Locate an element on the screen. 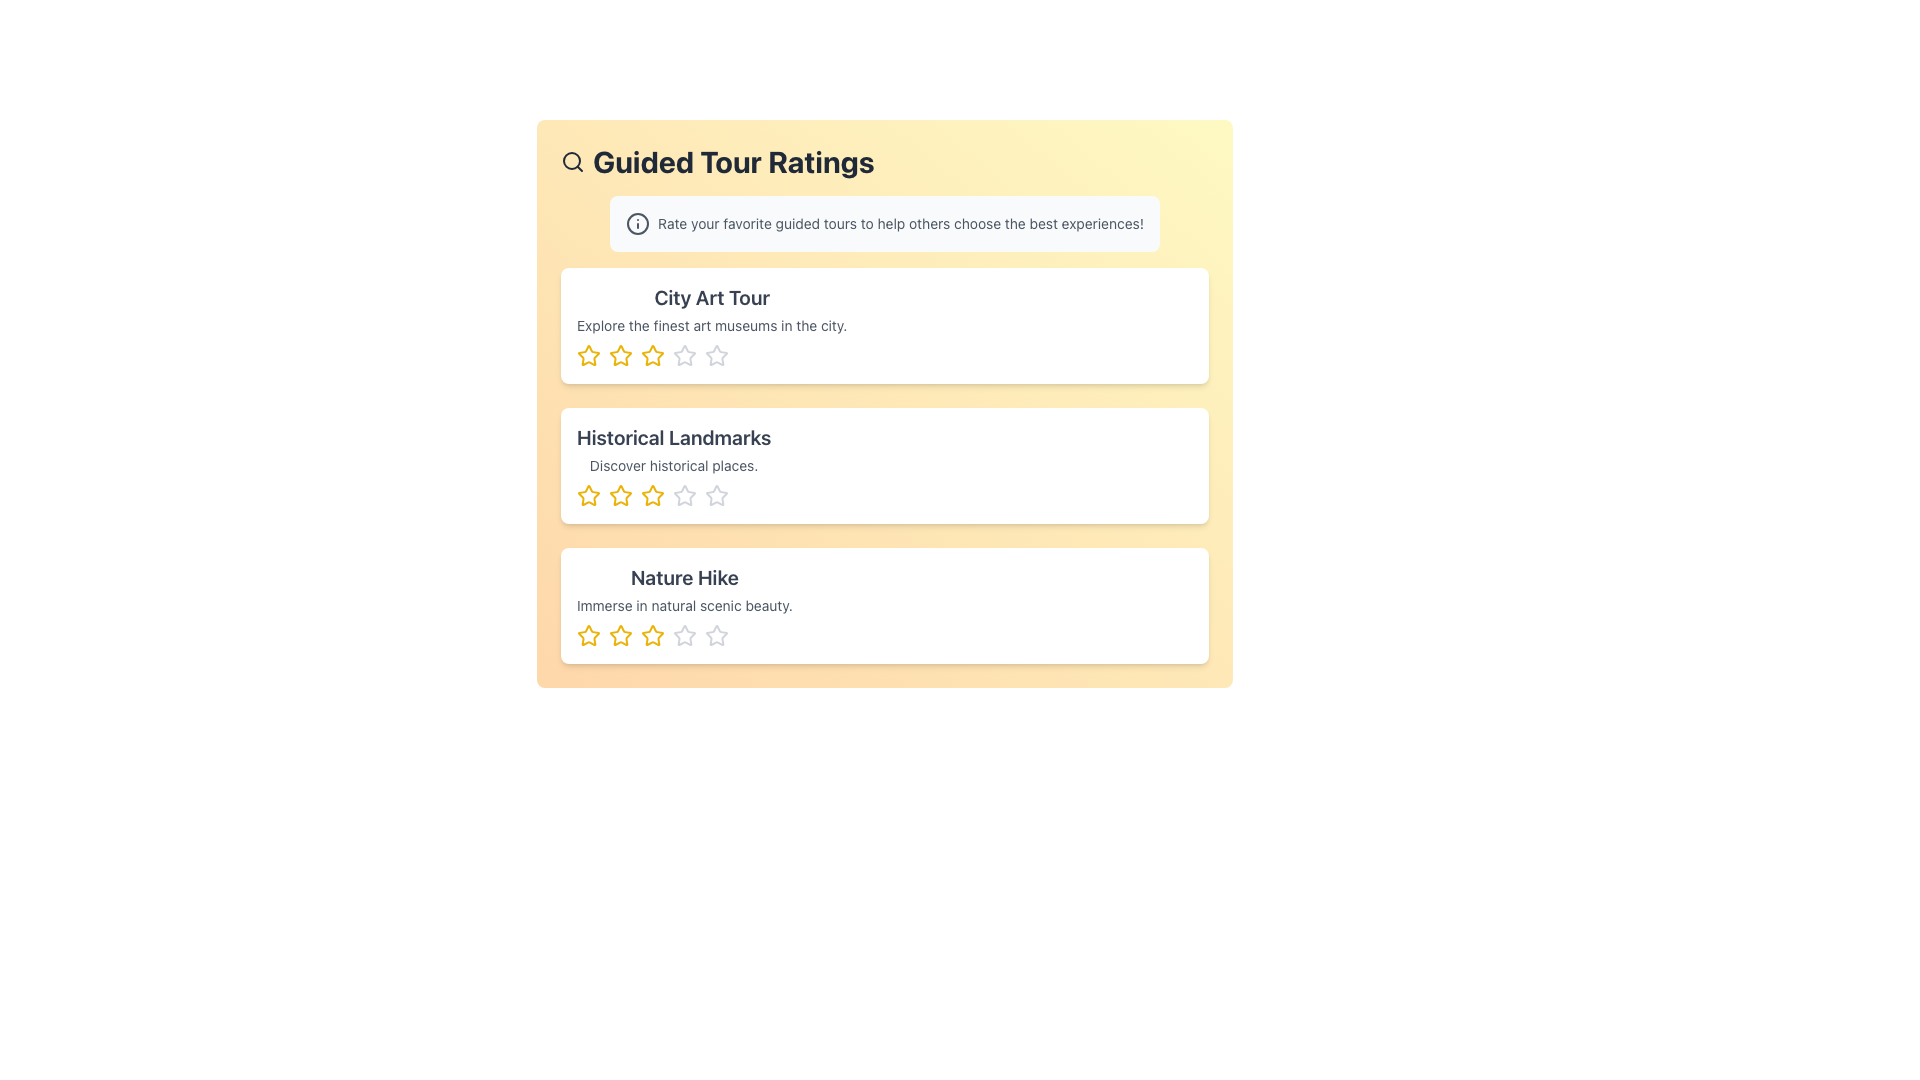  the first rating star icon with a yellow border under the 'City Art Tour' section is located at coordinates (588, 354).